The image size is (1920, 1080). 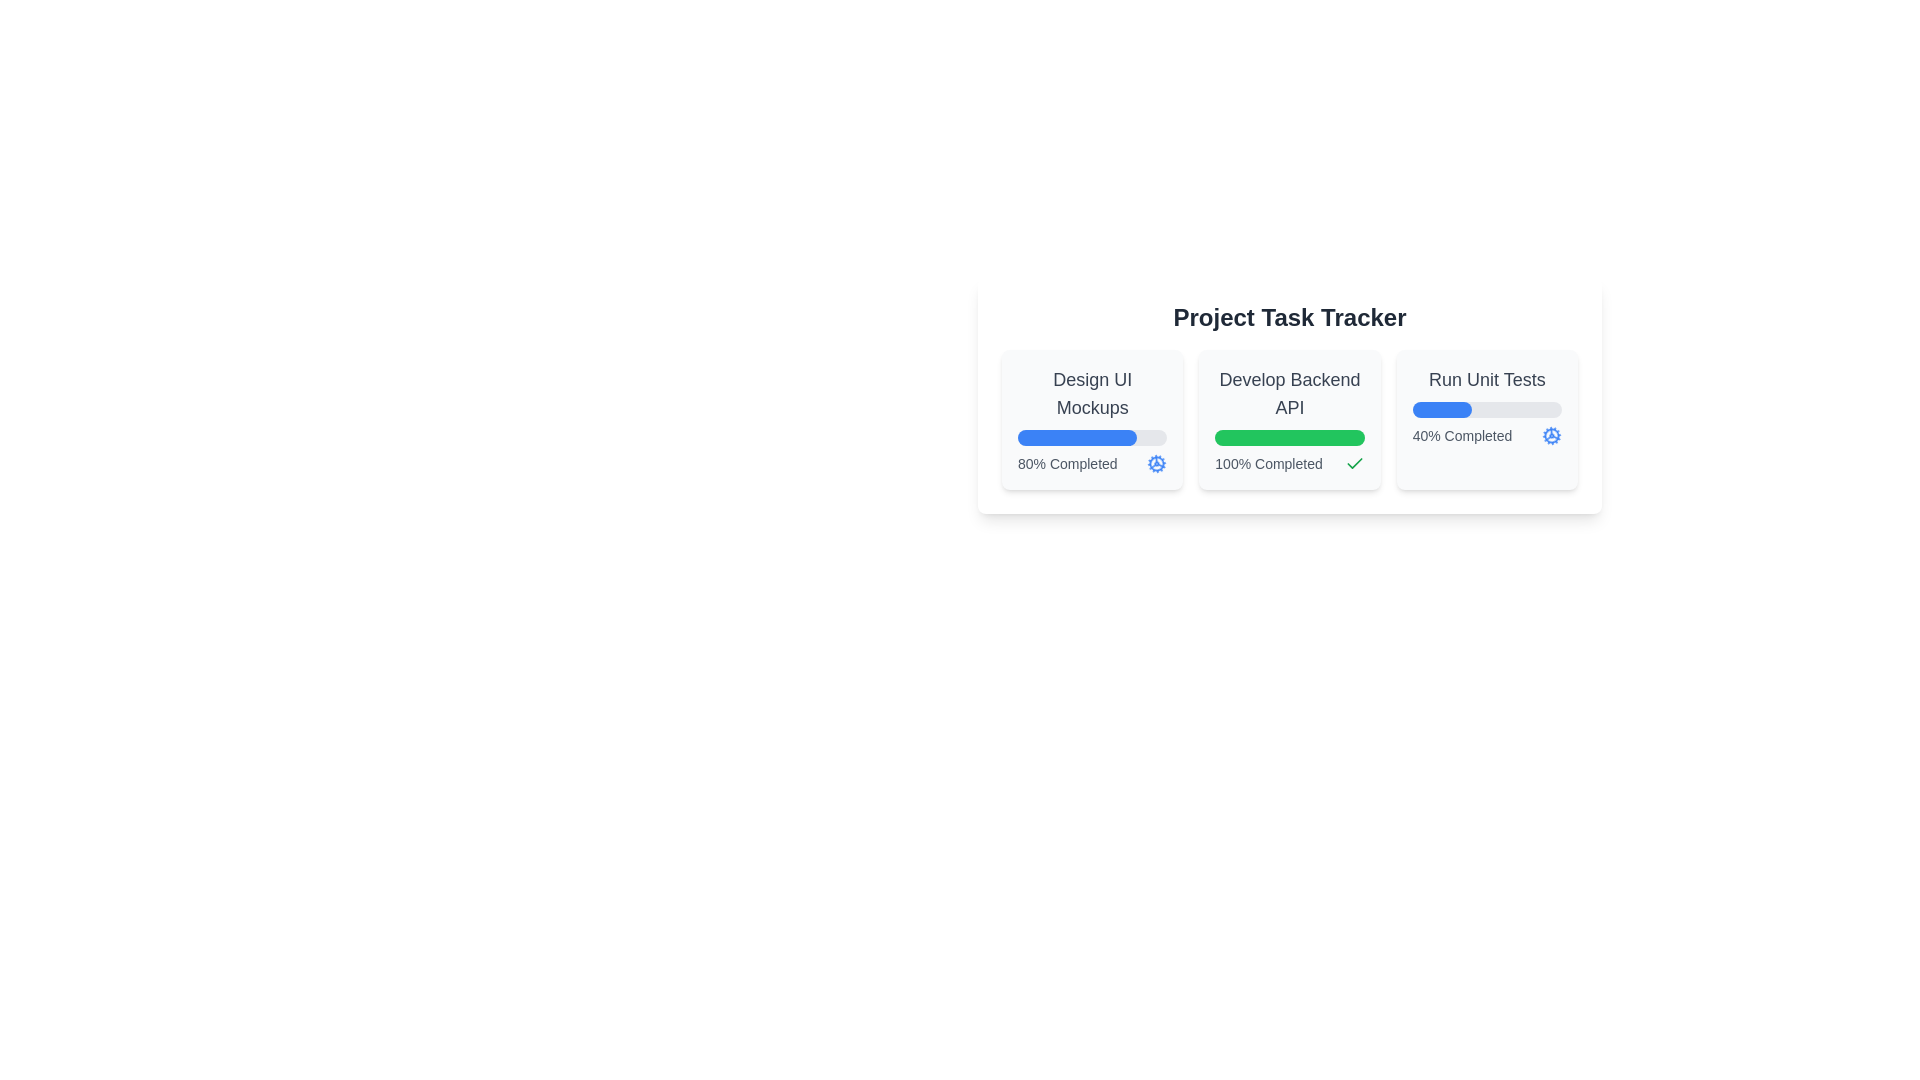 What do you see at coordinates (1550, 434) in the screenshot?
I see `the blue spinning gear icon indicating a loading state, located in the 'Run Unit Tests' section` at bounding box center [1550, 434].